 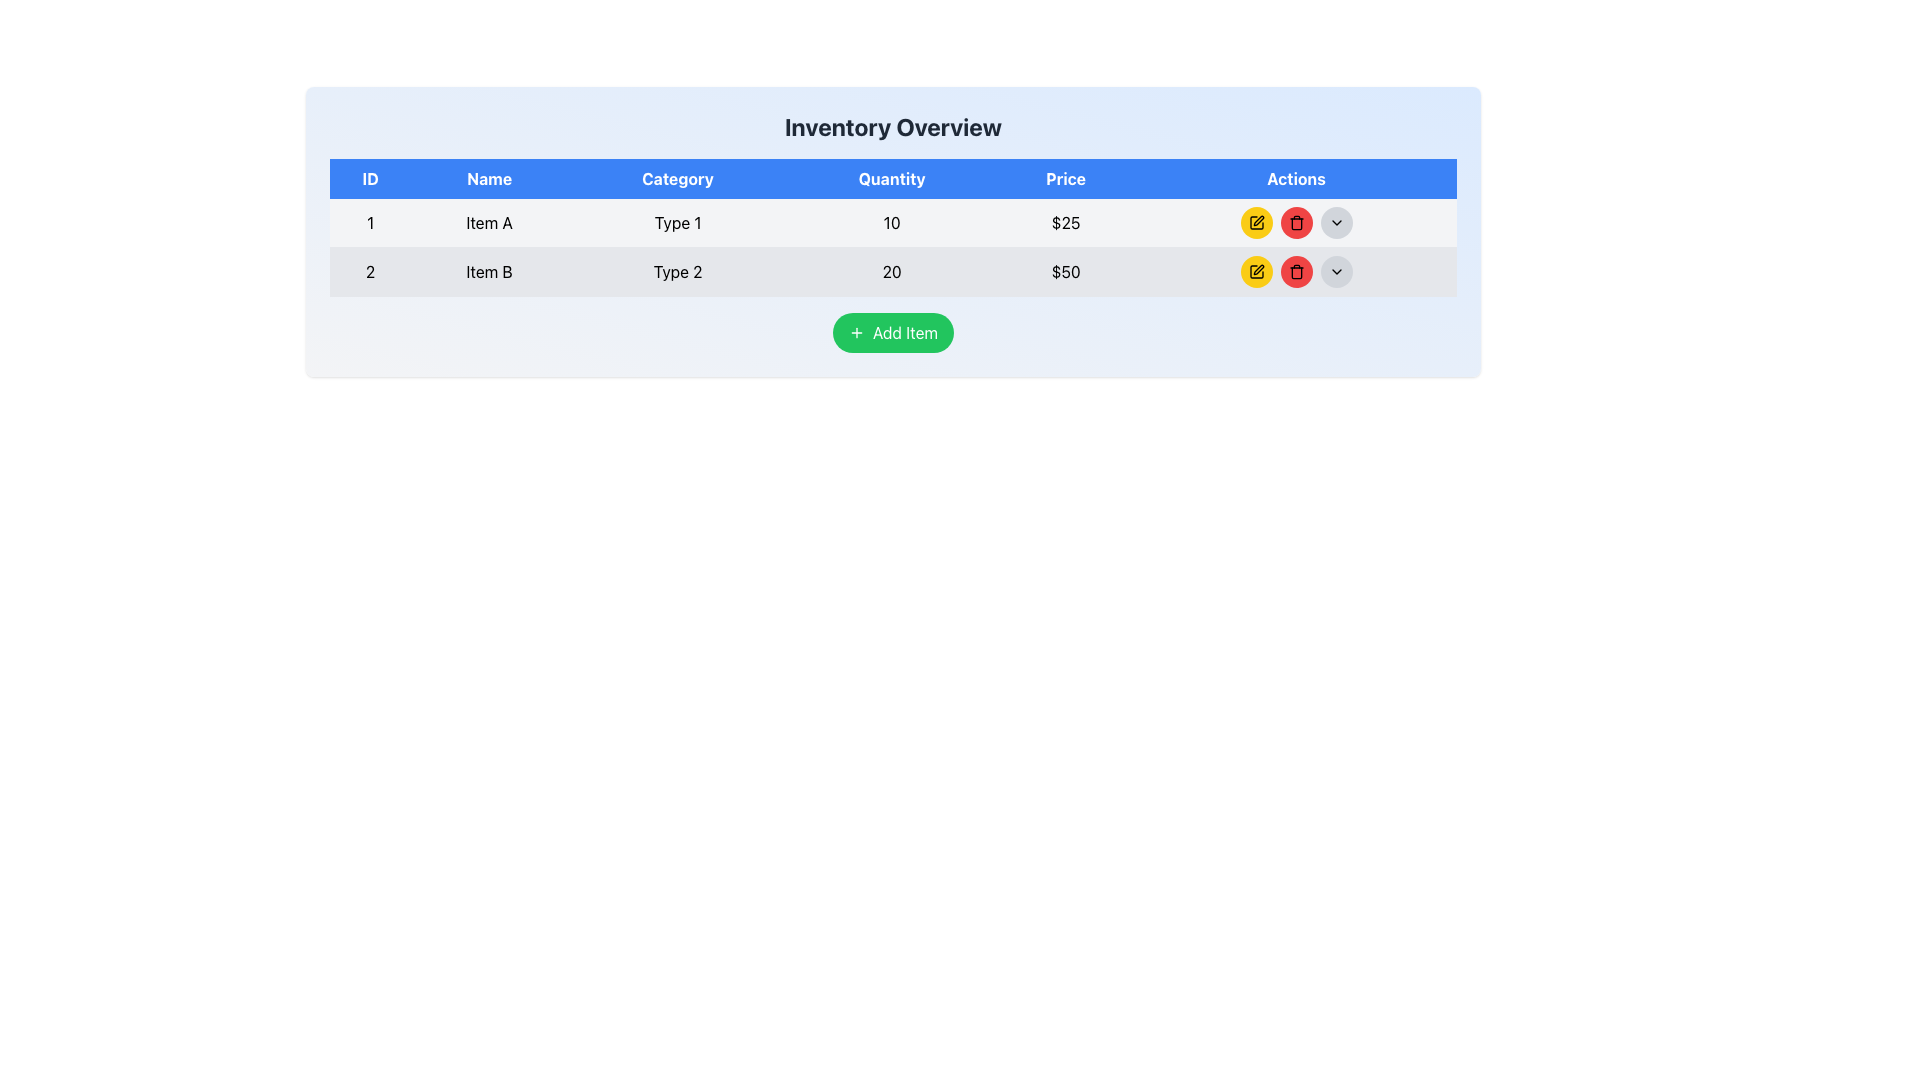 I want to click on the circular dropdown button with a light gray background and a downward-pointing chevron icon located in the 'Actions' column of the second row of the data table, so click(x=1335, y=272).